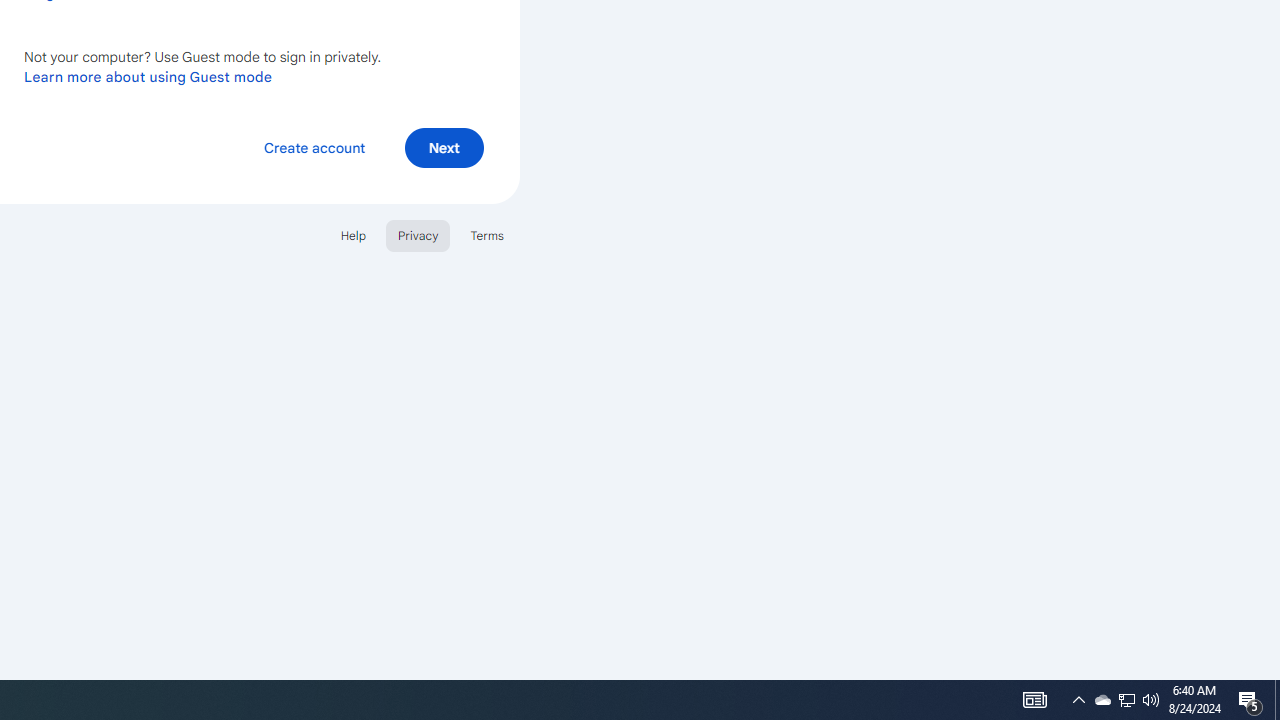  What do you see at coordinates (313, 146) in the screenshot?
I see `'Create account'` at bounding box center [313, 146].